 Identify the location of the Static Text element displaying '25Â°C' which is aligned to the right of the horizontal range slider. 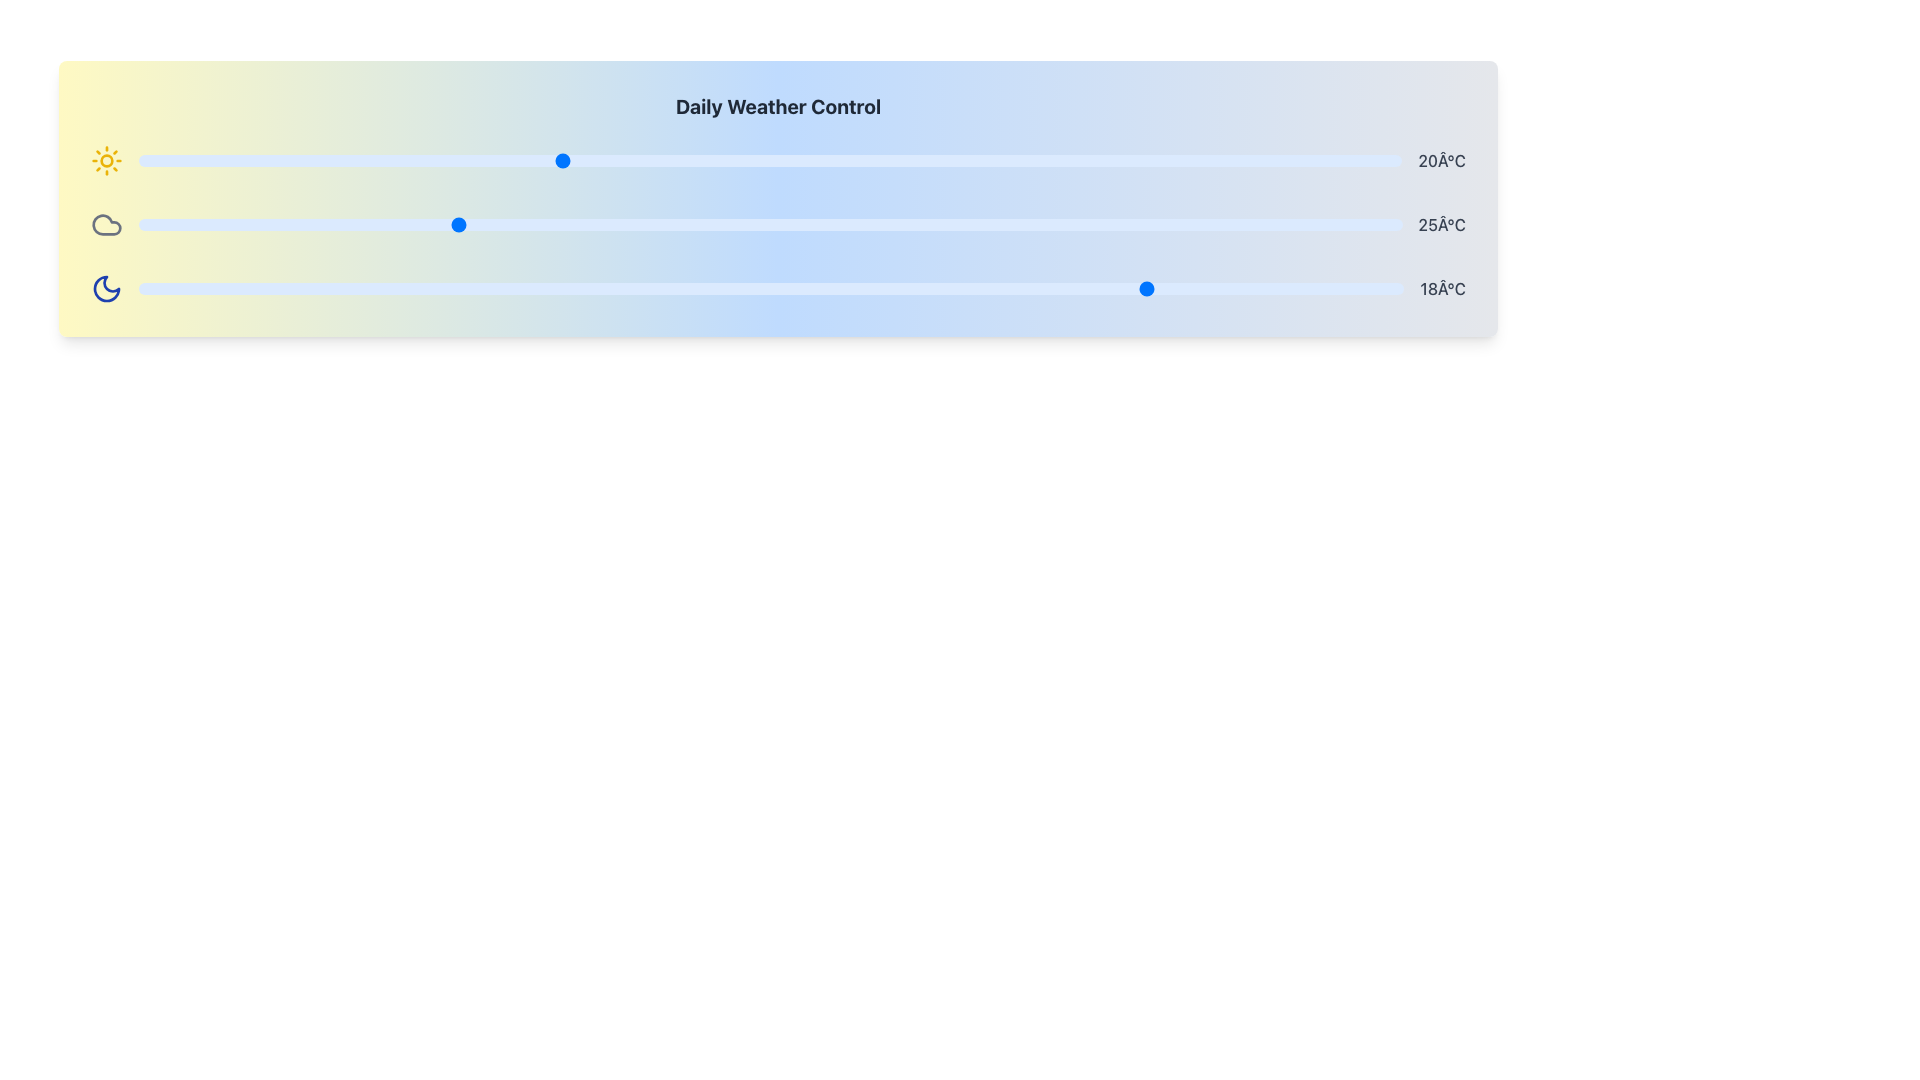
(1442, 224).